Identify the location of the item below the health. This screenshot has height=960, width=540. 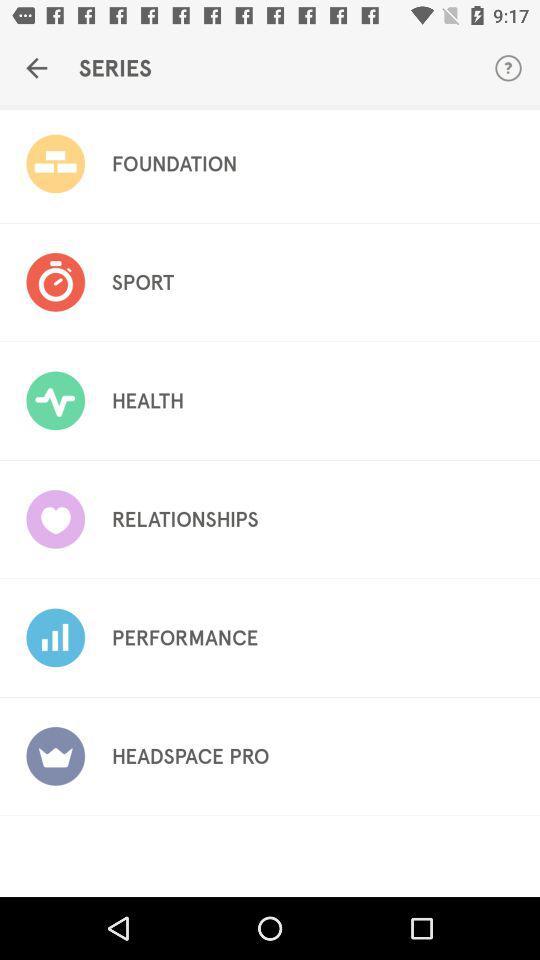
(185, 518).